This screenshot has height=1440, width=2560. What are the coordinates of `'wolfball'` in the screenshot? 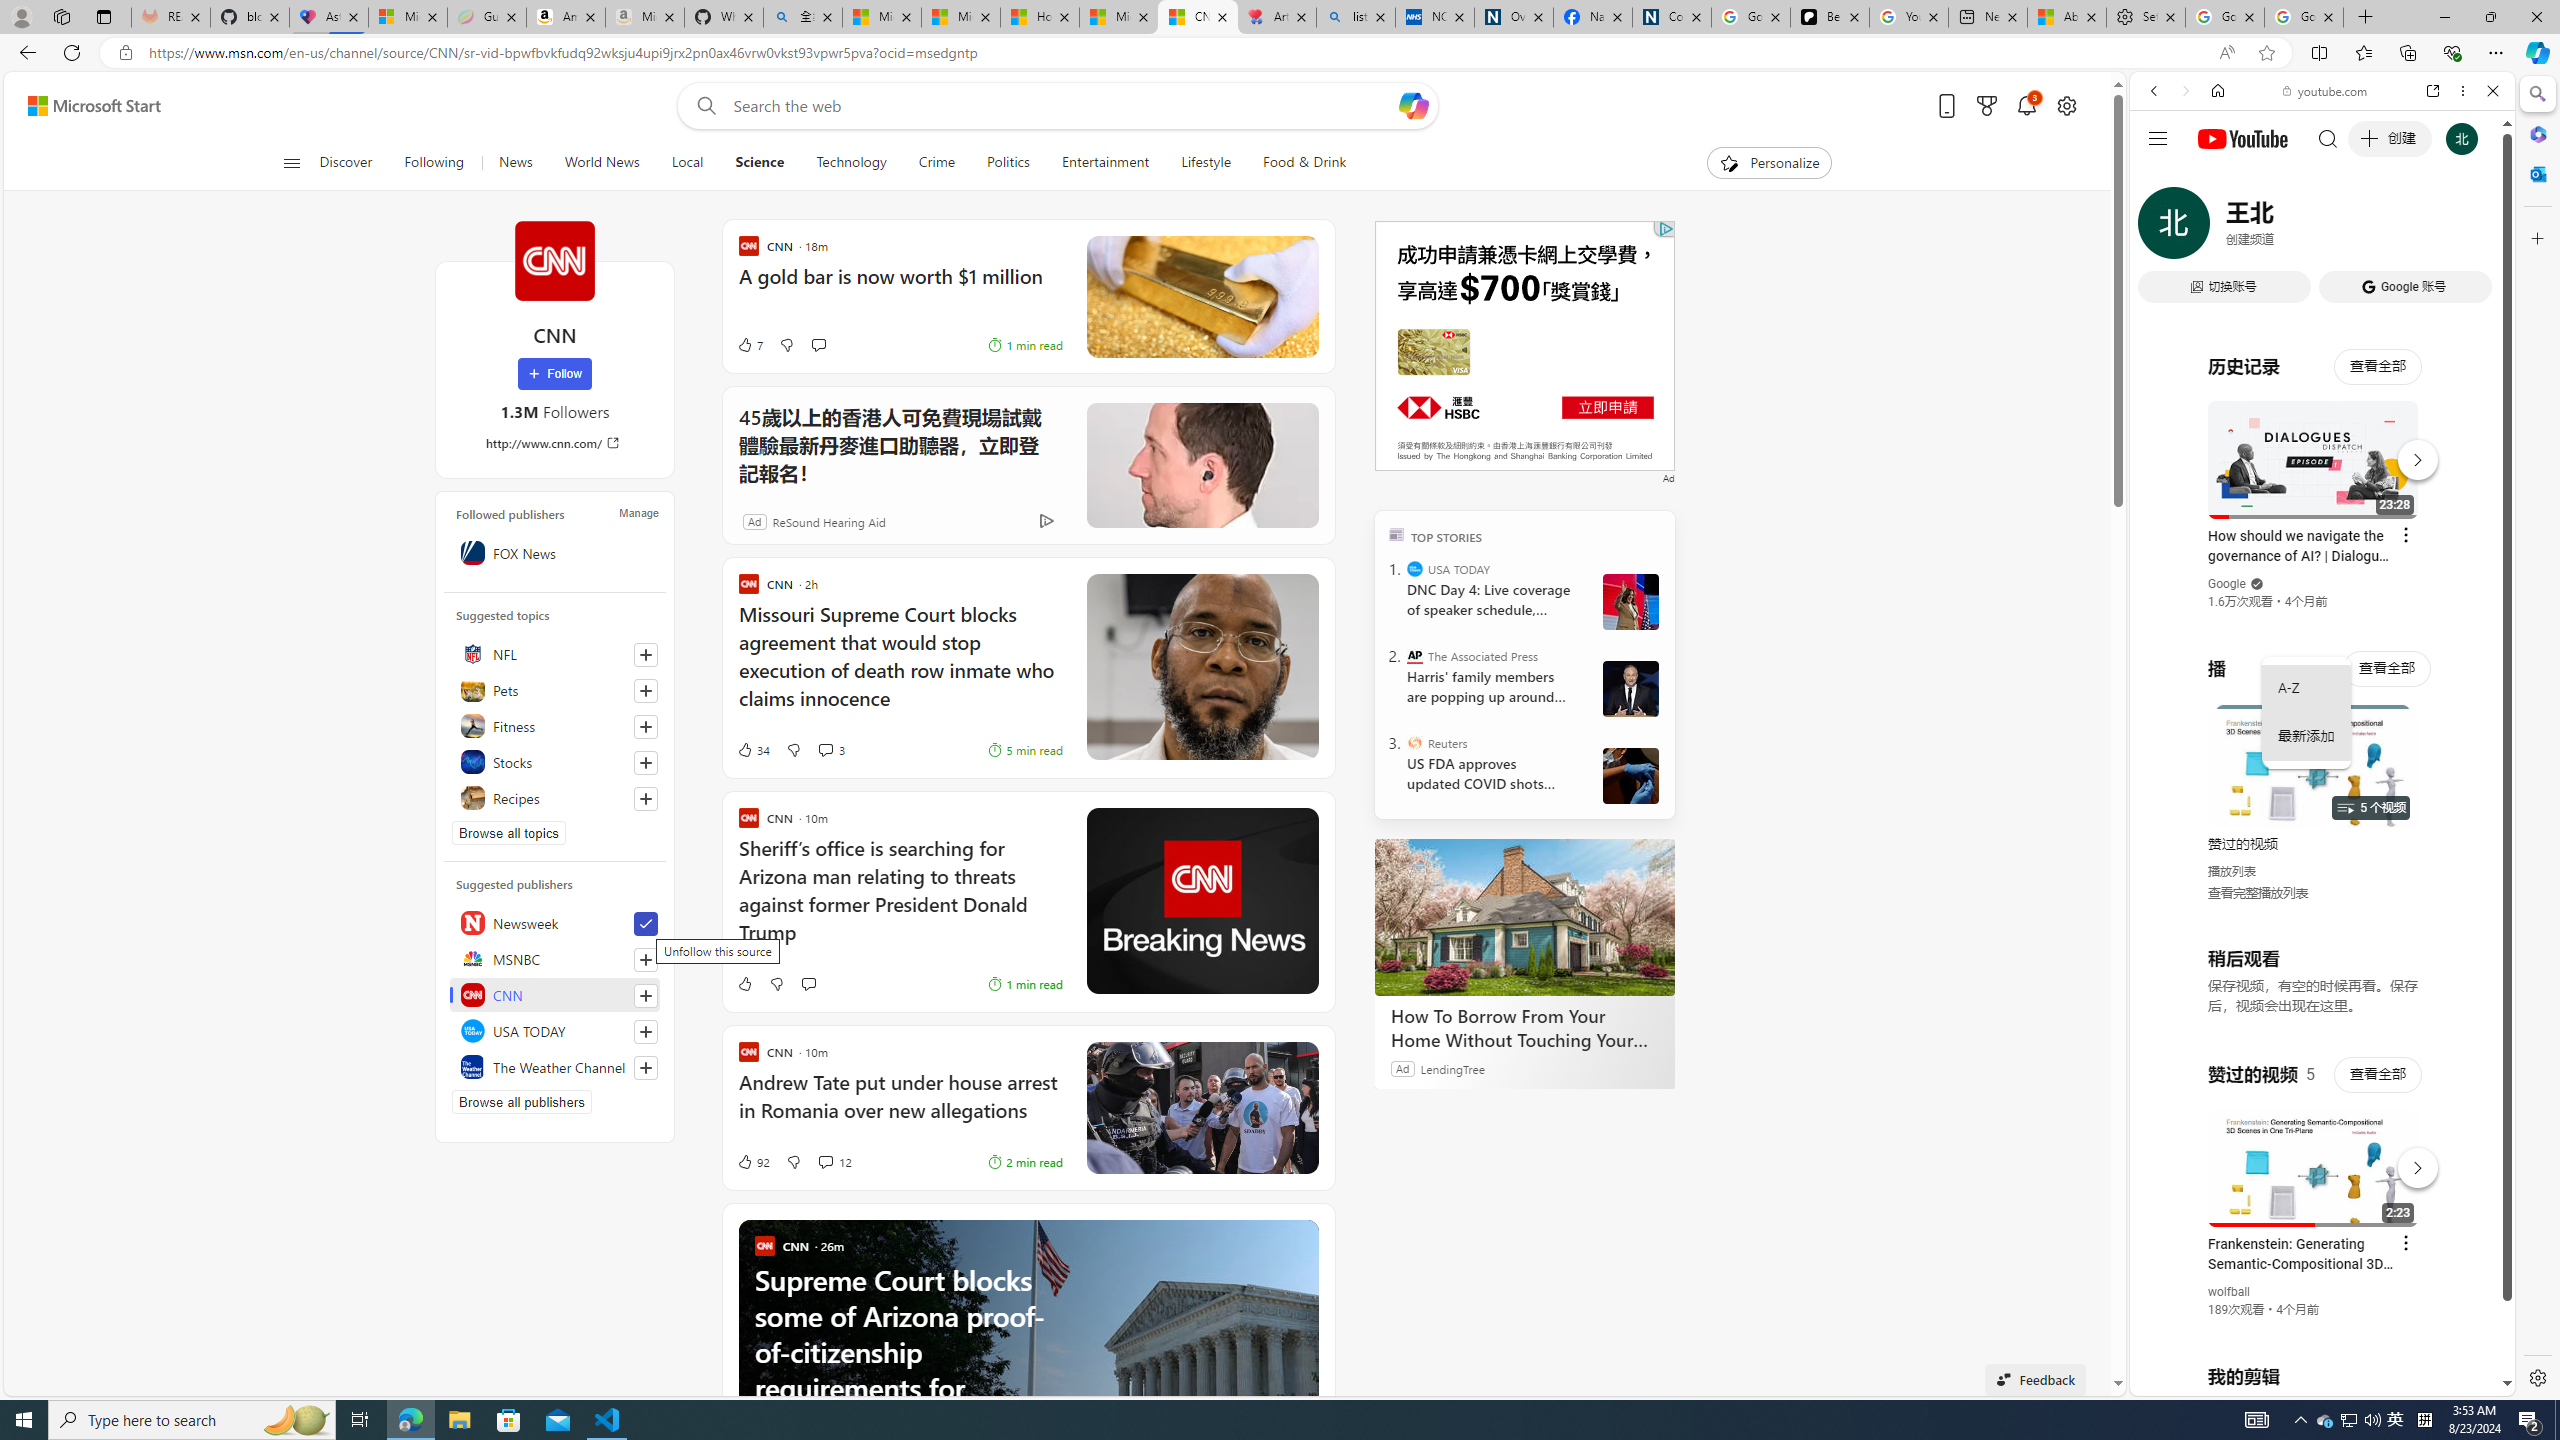 It's located at (2229, 1290).